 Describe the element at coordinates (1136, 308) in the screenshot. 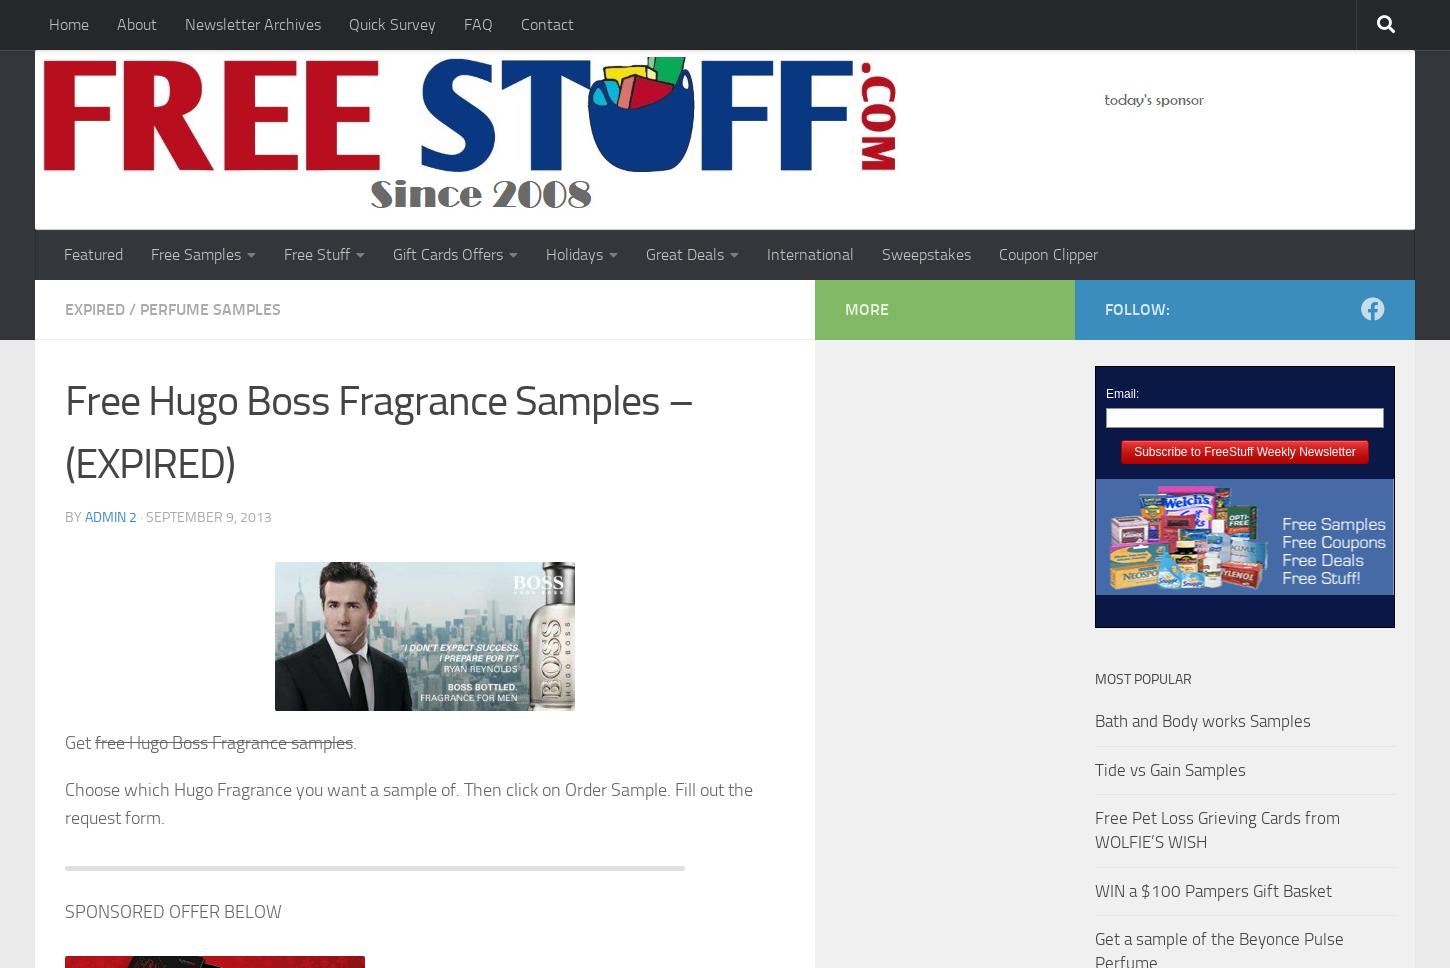

I see `'Follow:'` at that location.